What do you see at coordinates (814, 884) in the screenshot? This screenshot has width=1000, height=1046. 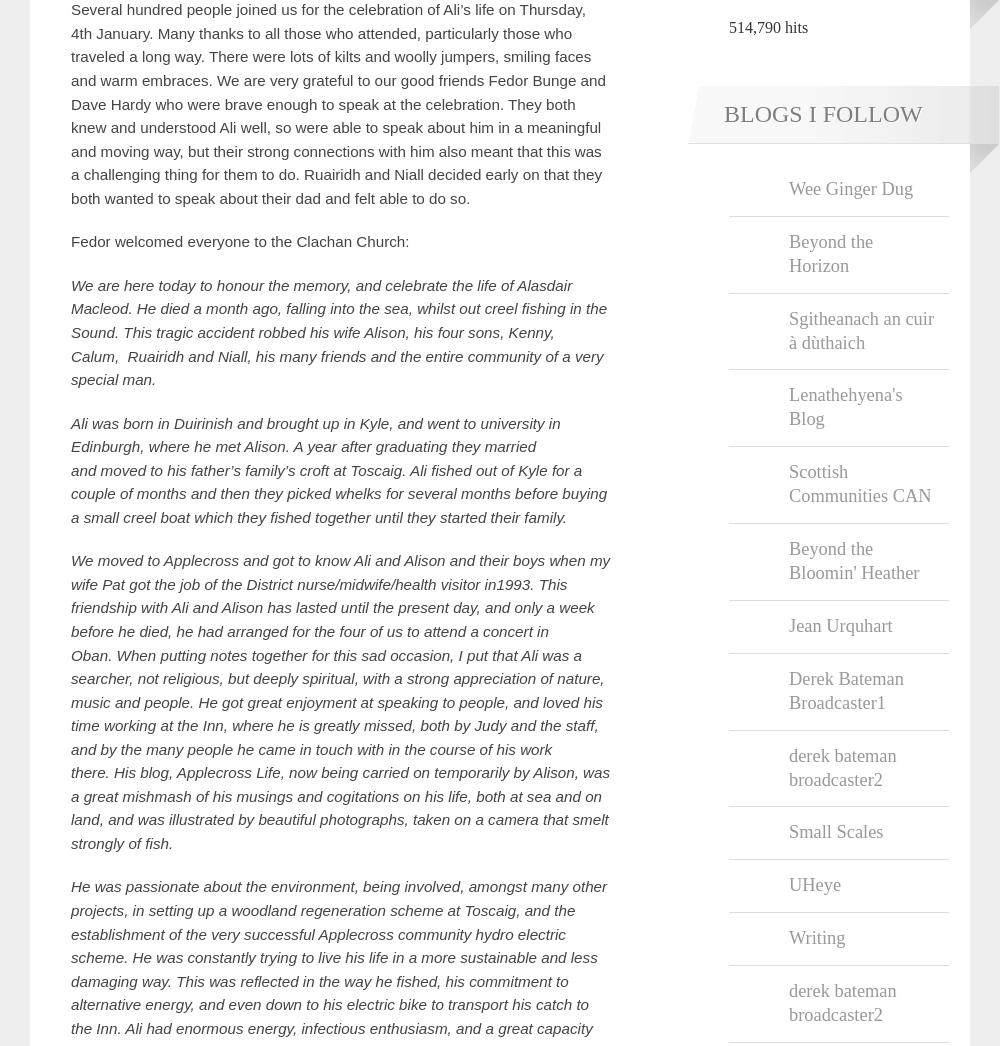 I see `'UHeye'` at bounding box center [814, 884].